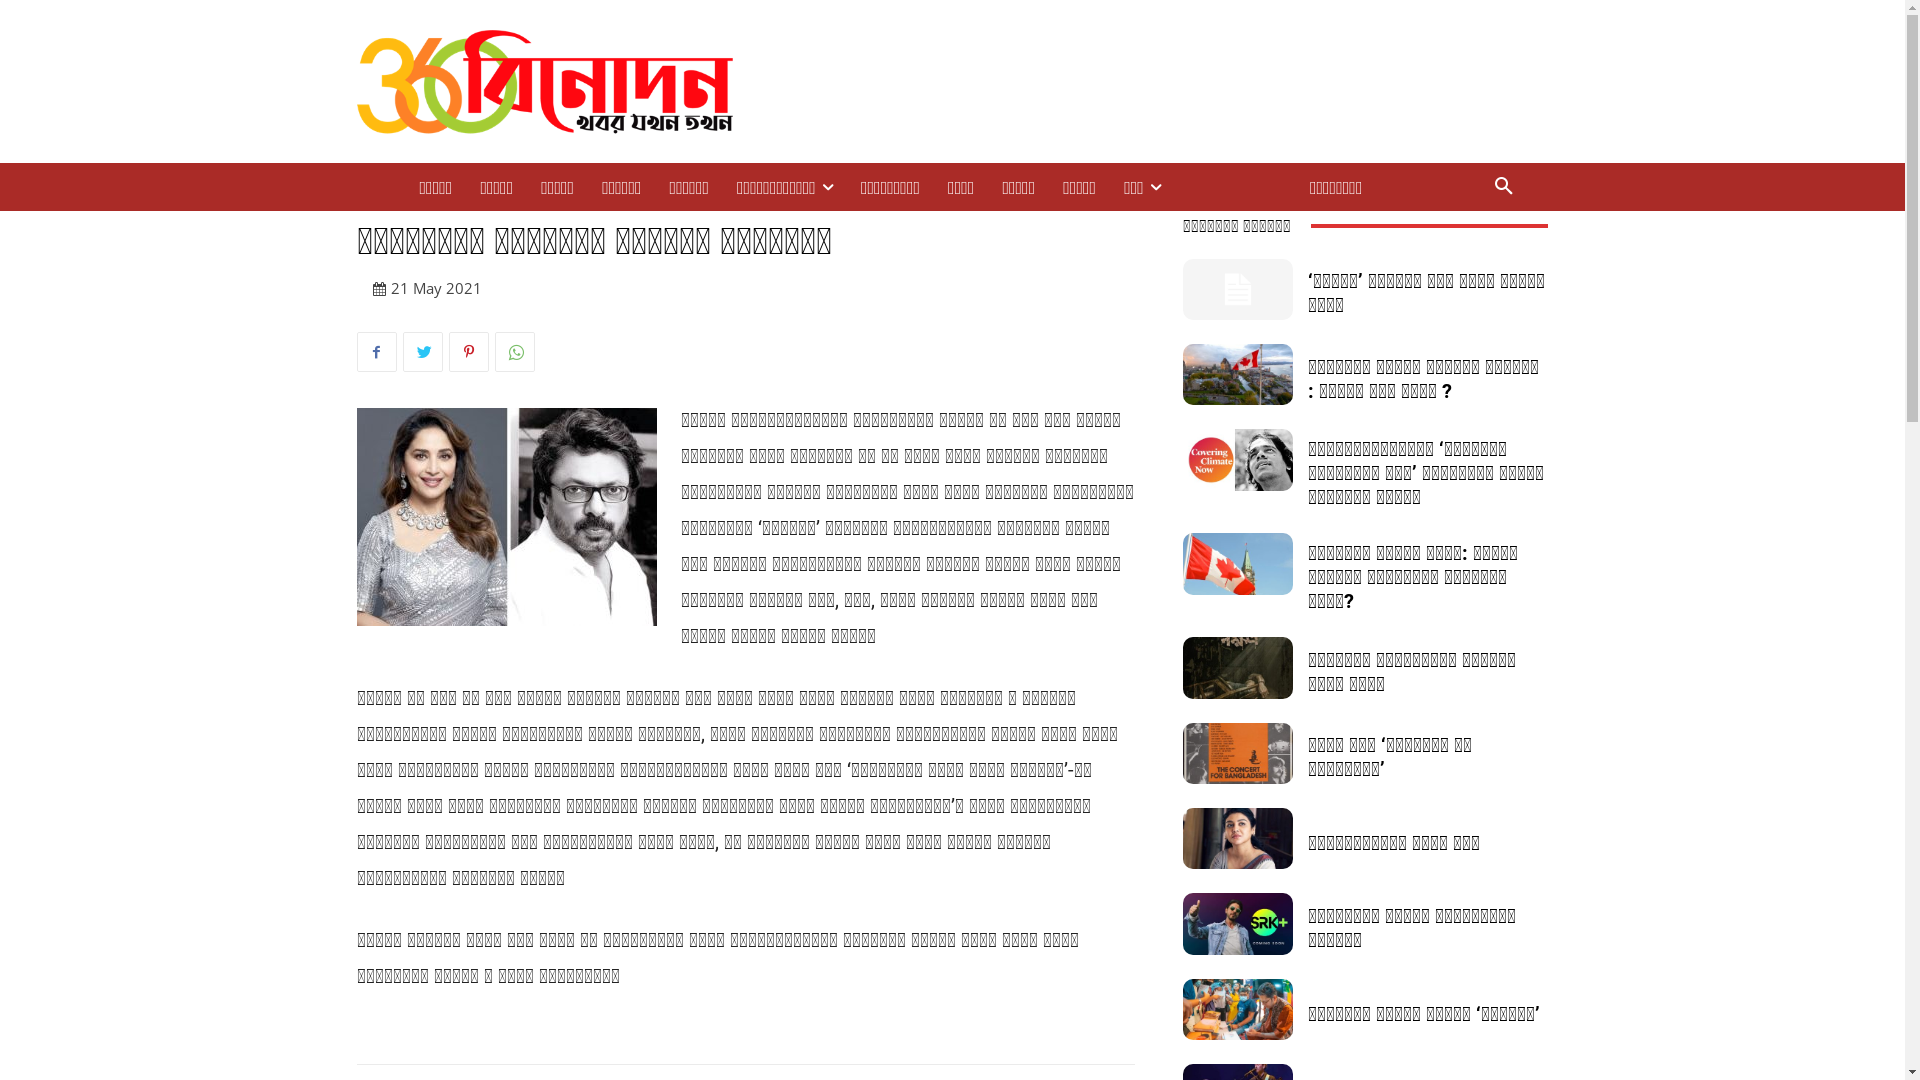 Image resolution: width=1920 pixels, height=1080 pixels. Describe the element at coordinates (421, 350) in the screenshot. I see `'Twitter'` at that location.